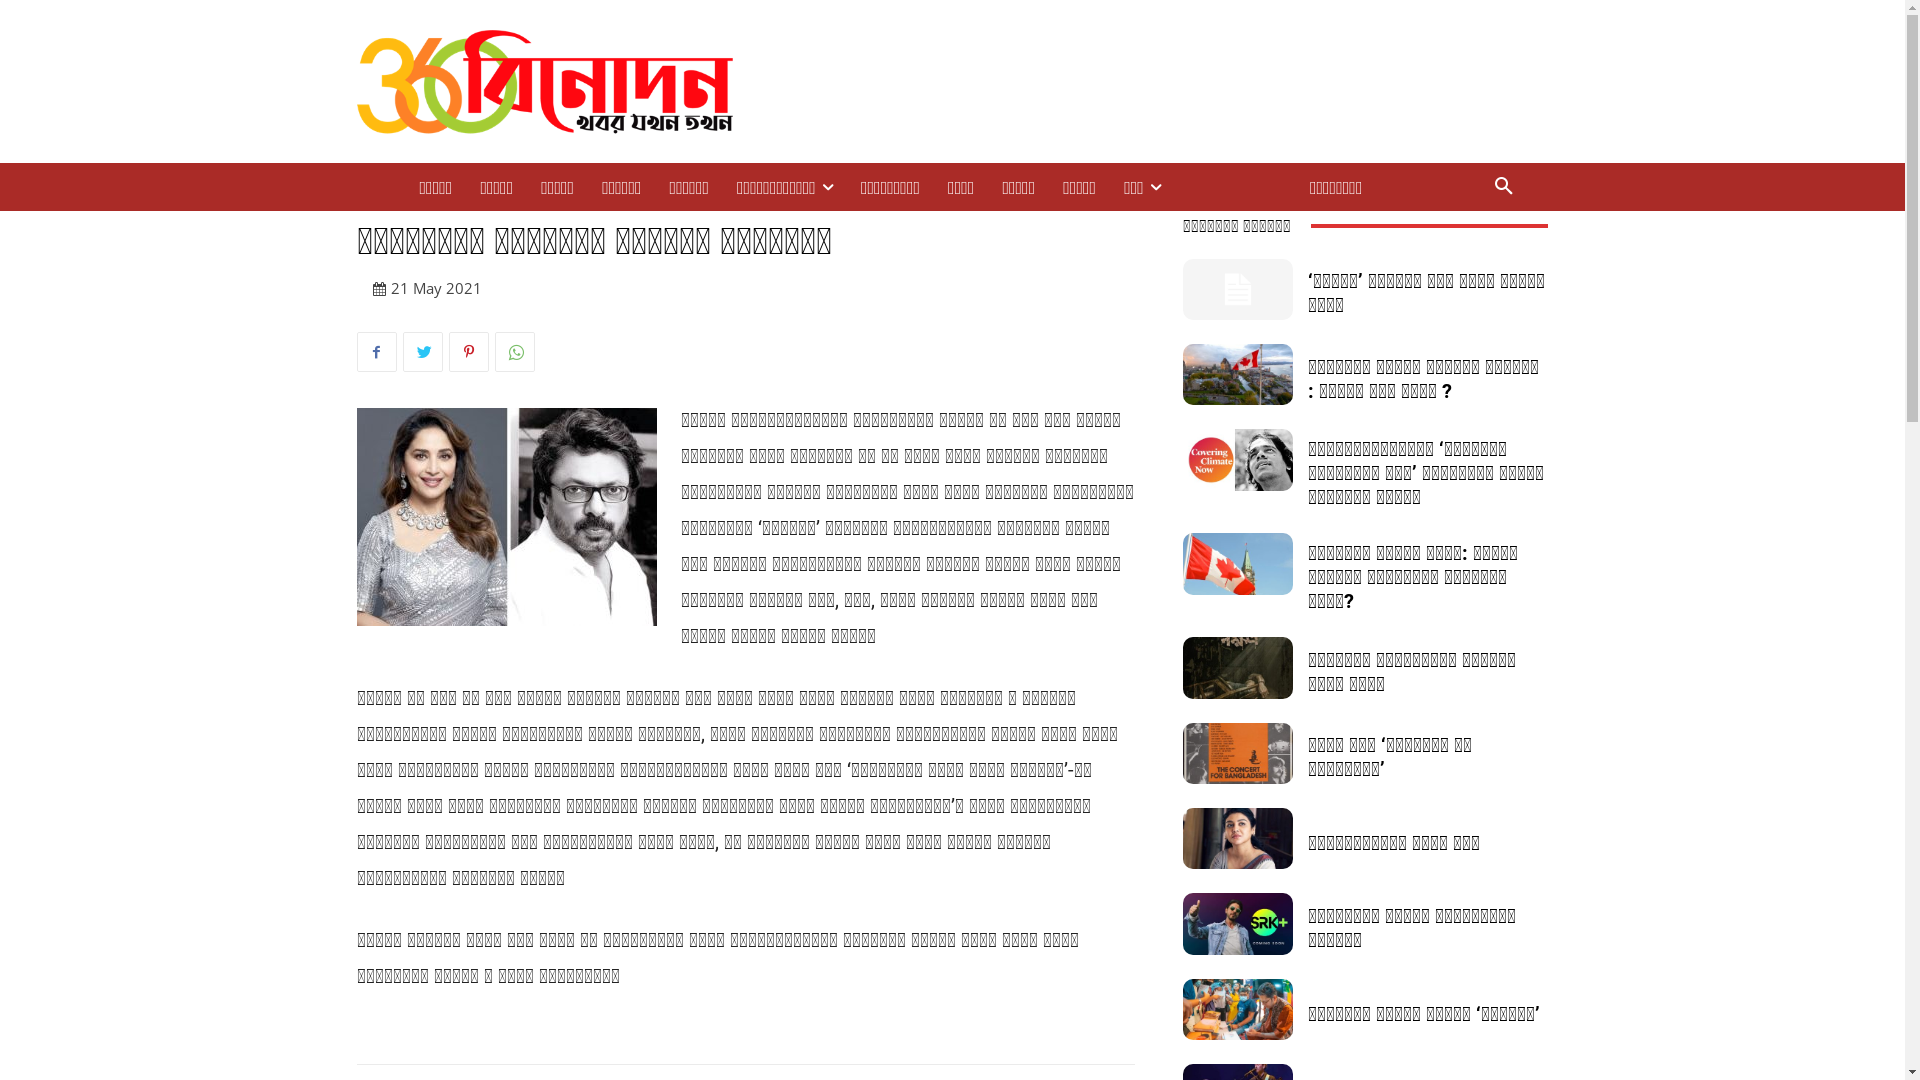 Image resolution: width=1920 pixels, height=1080 pixels. Describe the element at coordinates (421, 350) in the screenshot. I see `'Twitter'` at that location.